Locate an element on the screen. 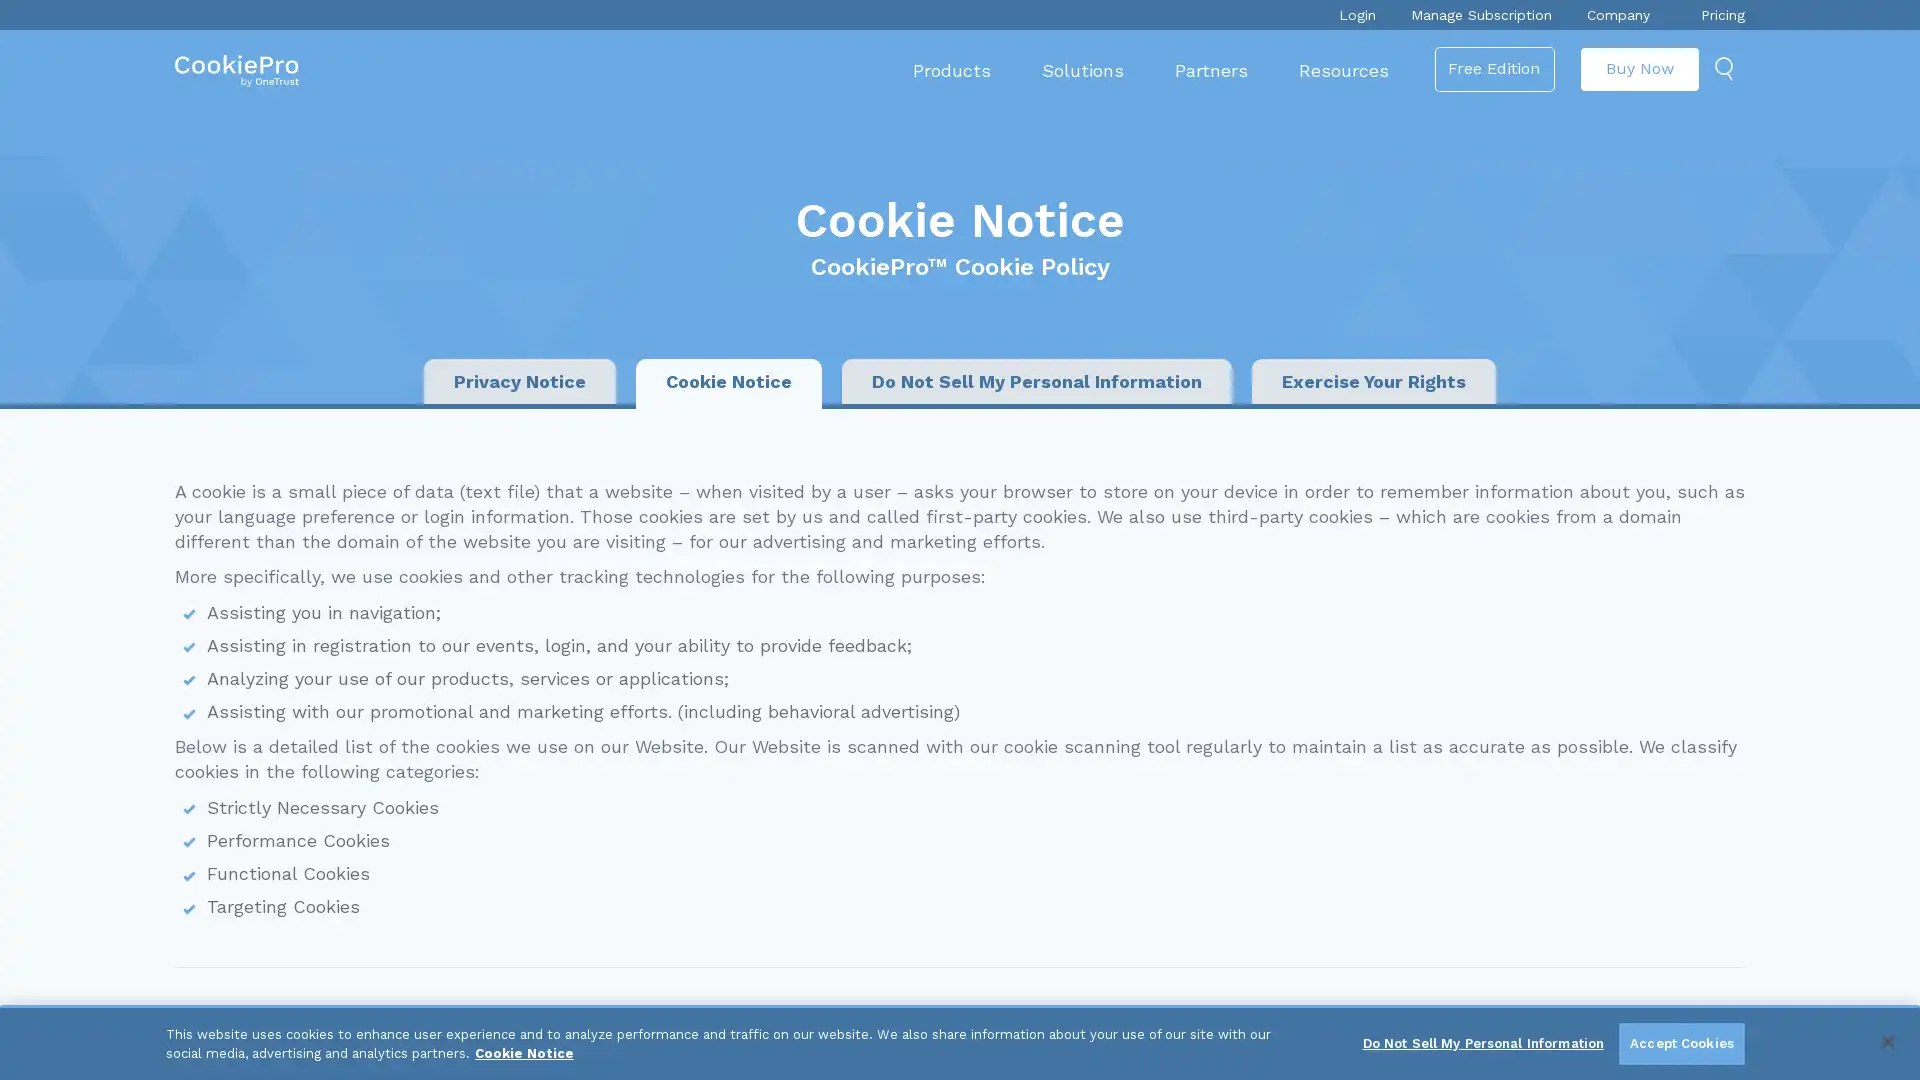  Do Not Sell My Personal Information is located at coordinates (1483, 1043).